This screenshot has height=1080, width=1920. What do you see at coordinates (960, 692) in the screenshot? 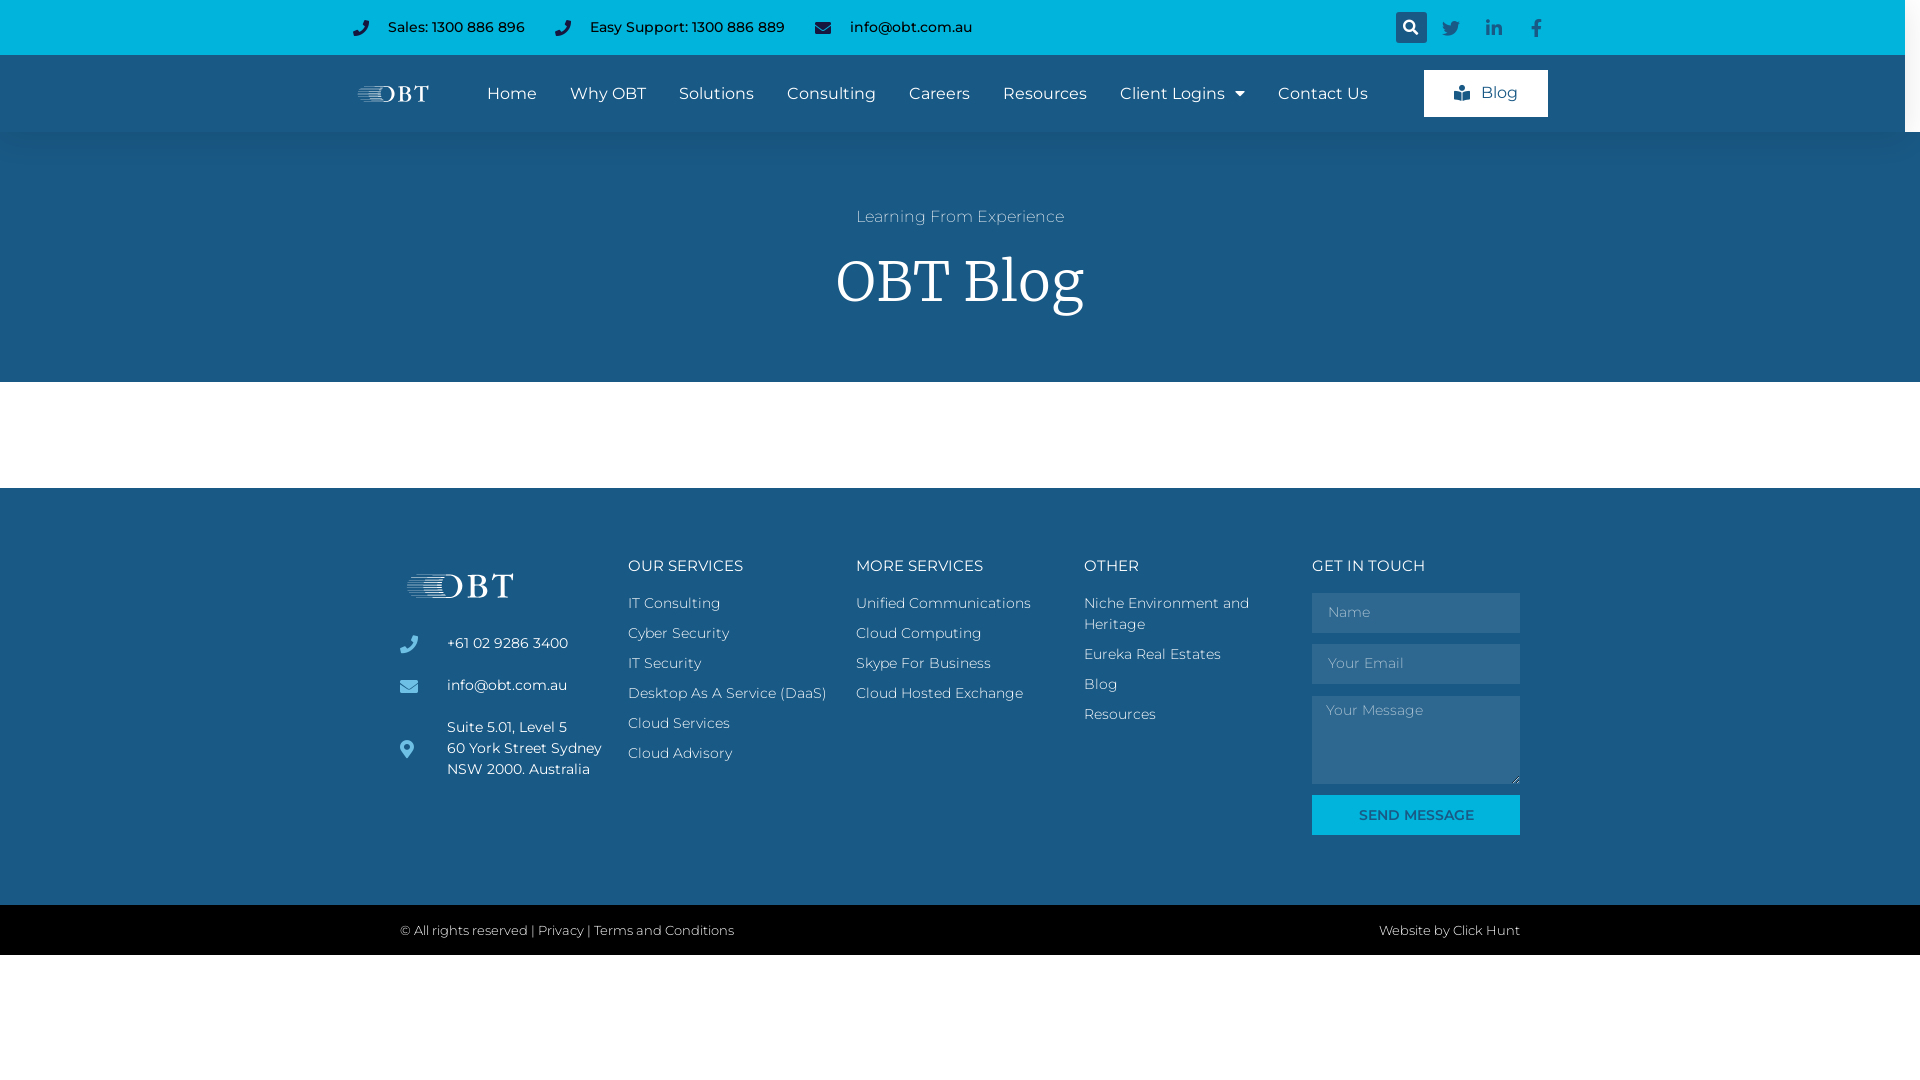
I see `'Cloud Hosted Exchange'` at bounding box center [960, 692].